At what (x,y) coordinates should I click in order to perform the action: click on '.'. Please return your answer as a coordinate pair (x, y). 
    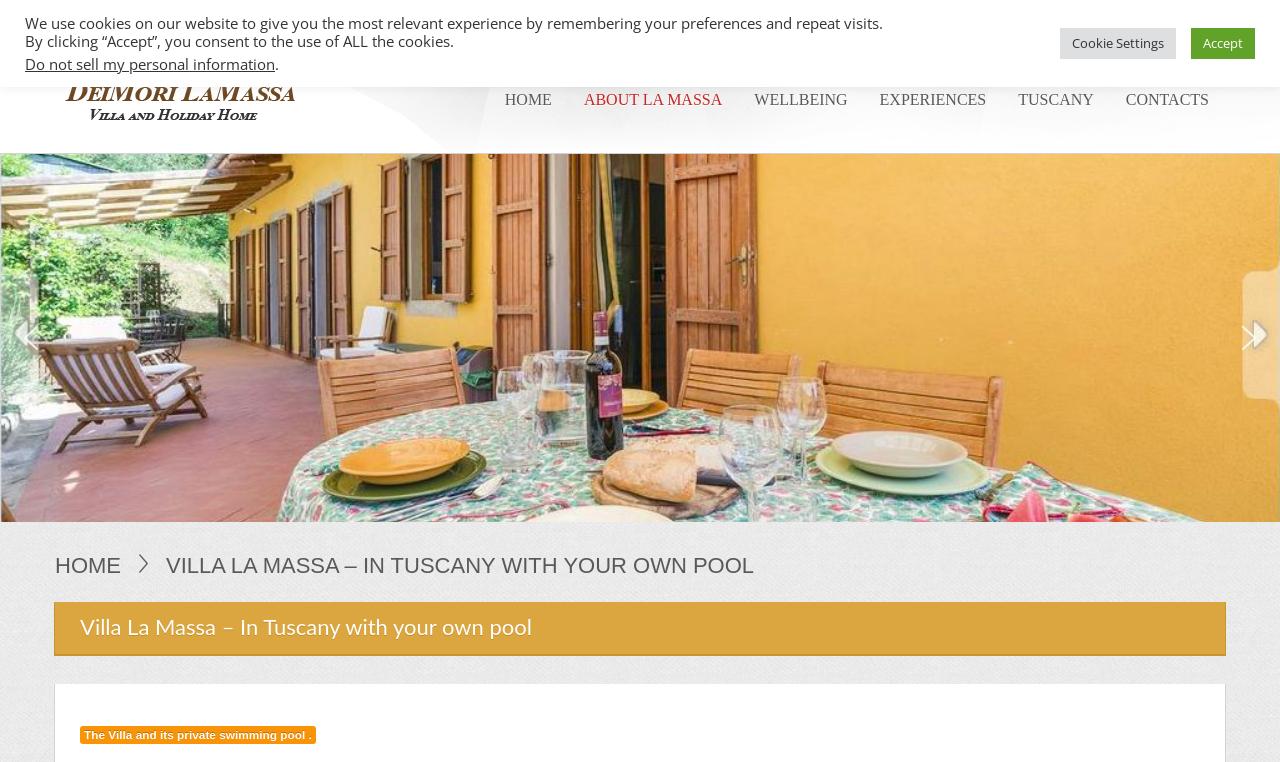
    Looking at the image, I should click on (275, 64).